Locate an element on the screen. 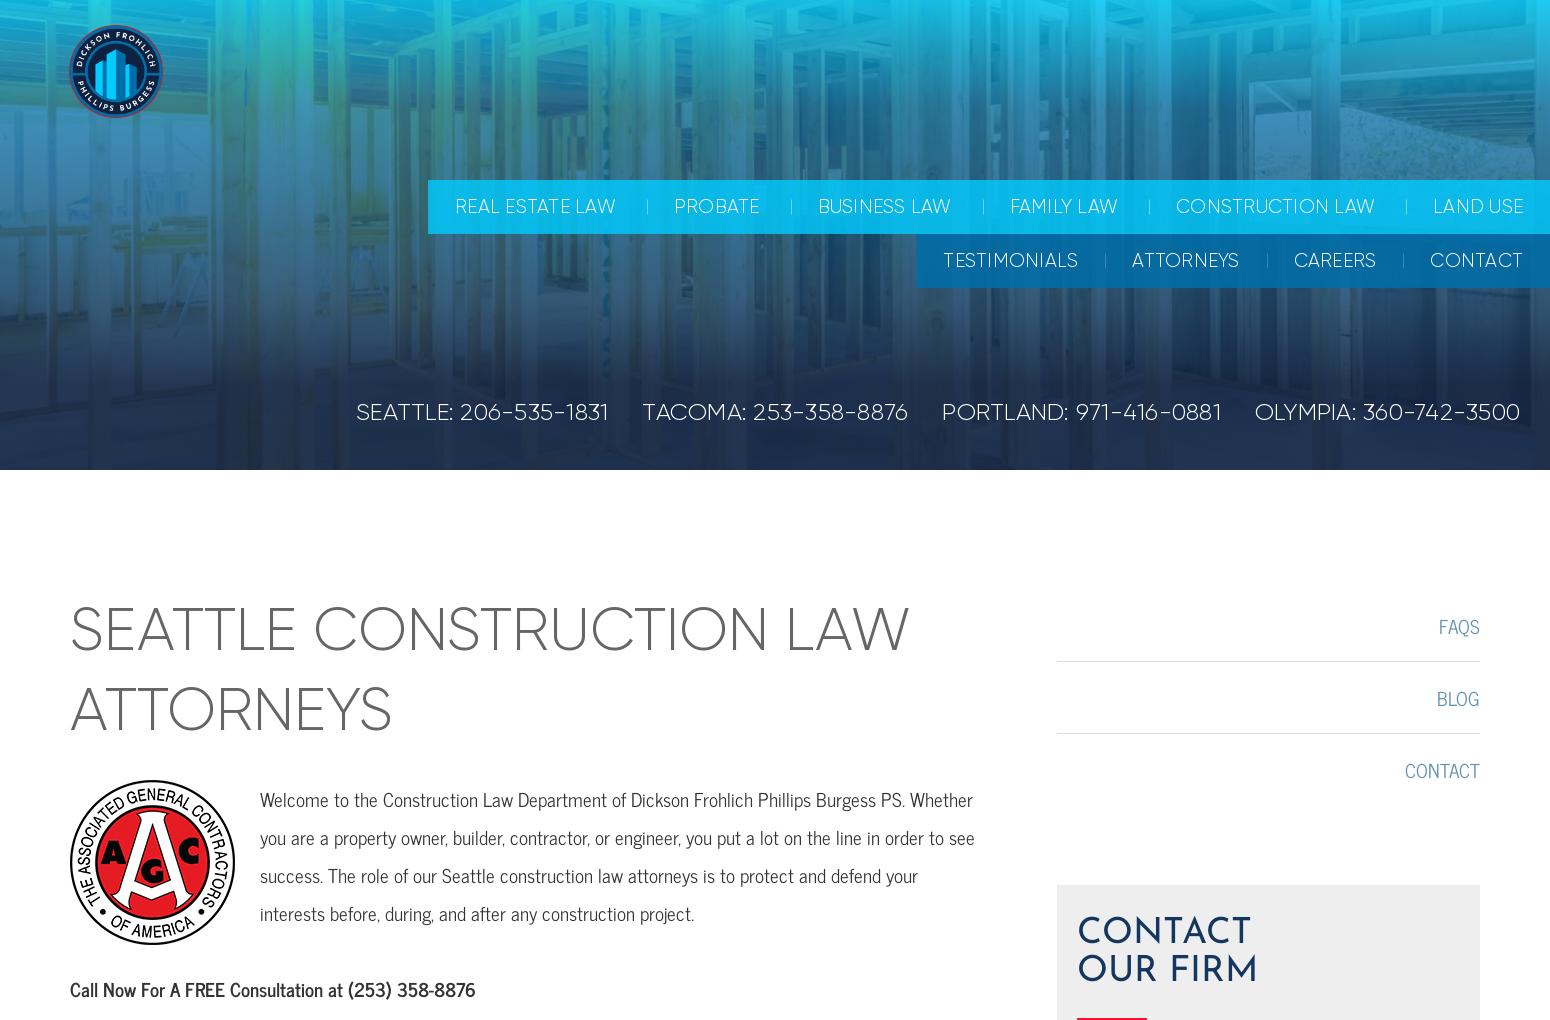  'SEATTLE:' is located at coordinates (407, 411).